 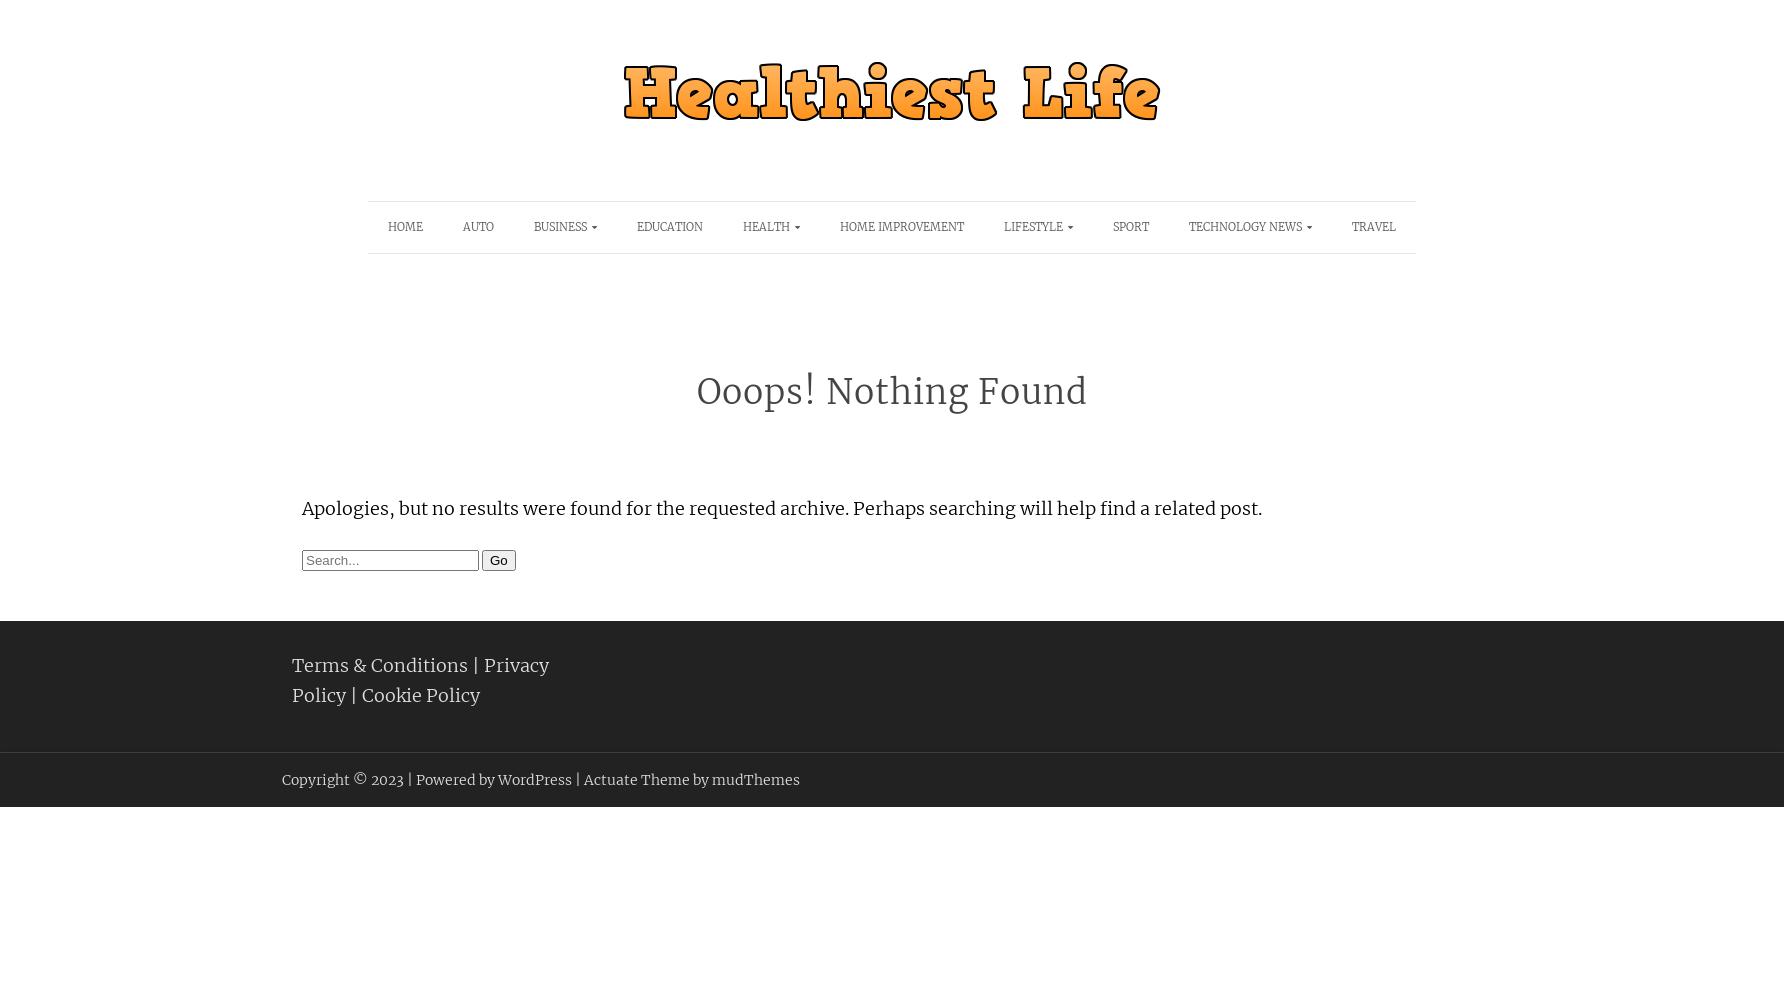 What do you see at coordinates (890, 392) in the screenshot?
I see `'Ooops! Nothing Found'` at bounding box center [890, 392].